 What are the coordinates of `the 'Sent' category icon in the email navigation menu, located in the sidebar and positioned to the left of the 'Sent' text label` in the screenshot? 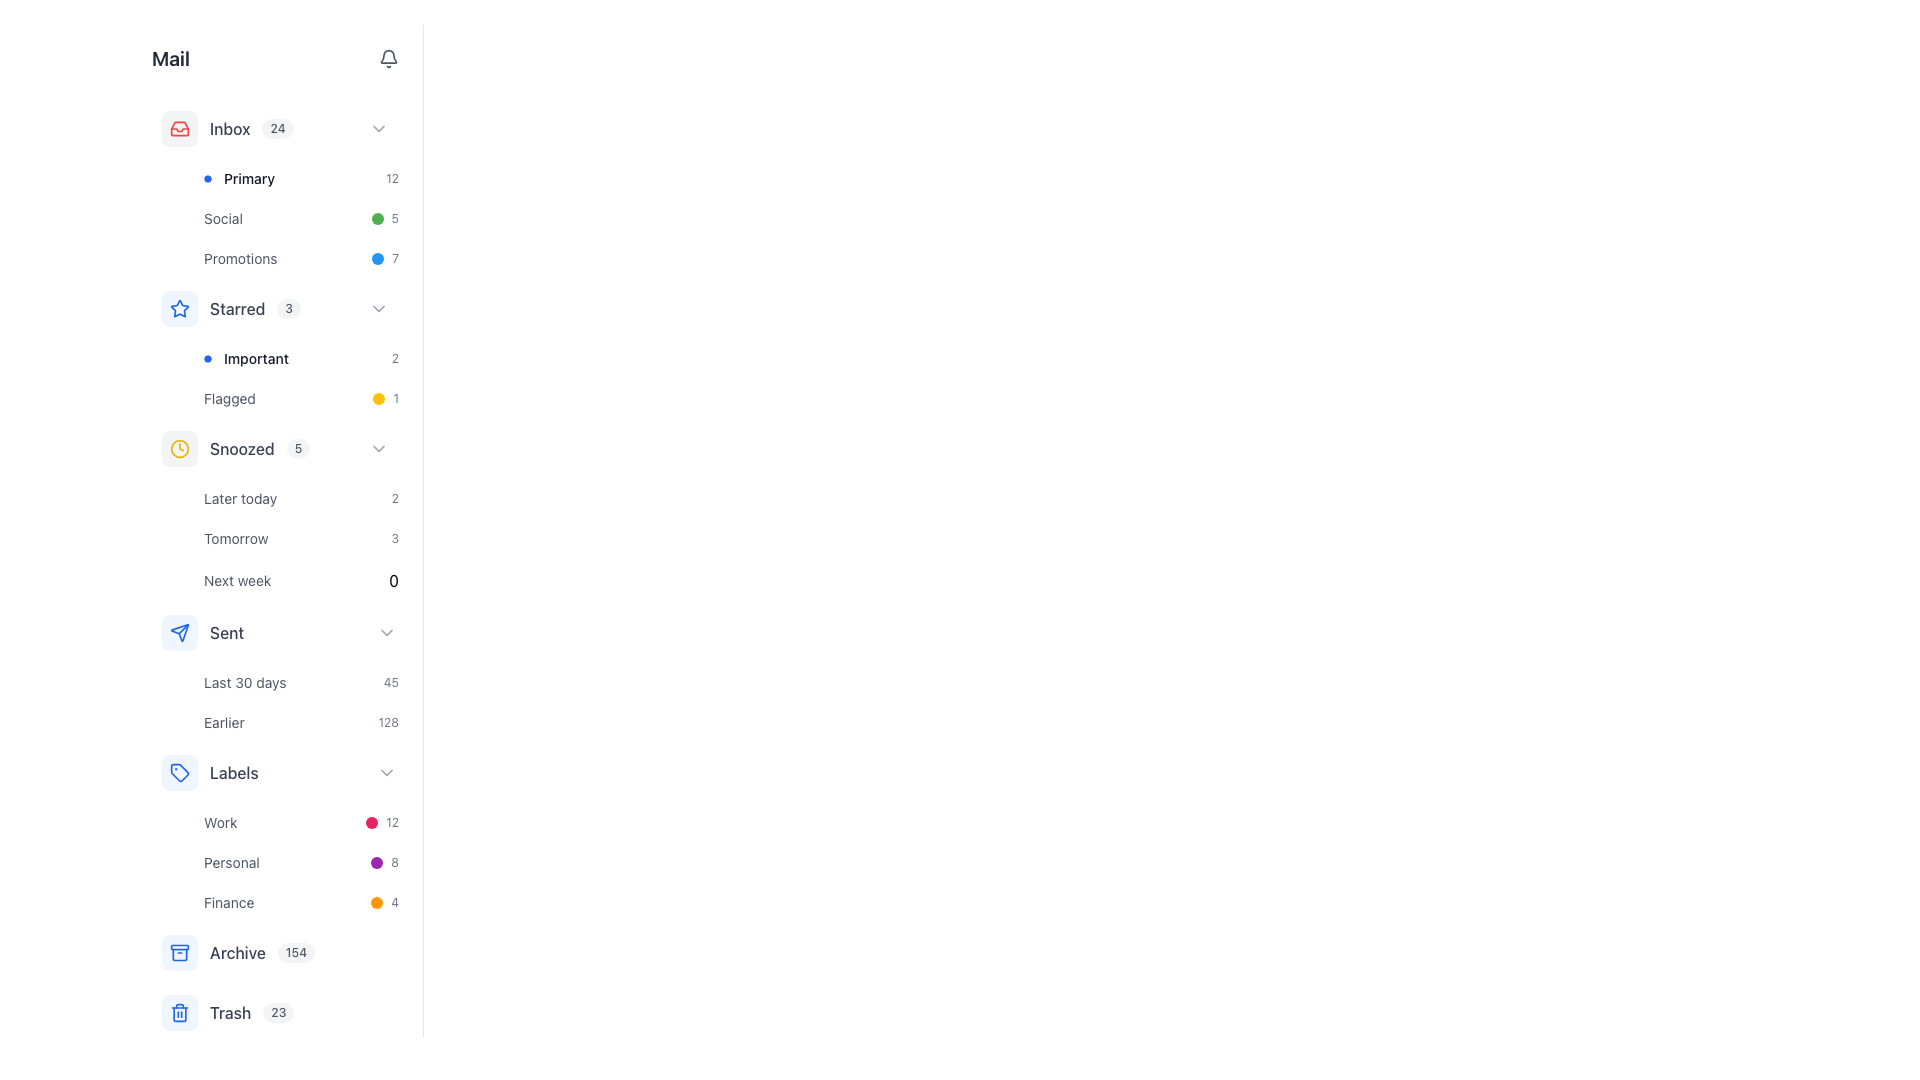 It's located at (180, 632).